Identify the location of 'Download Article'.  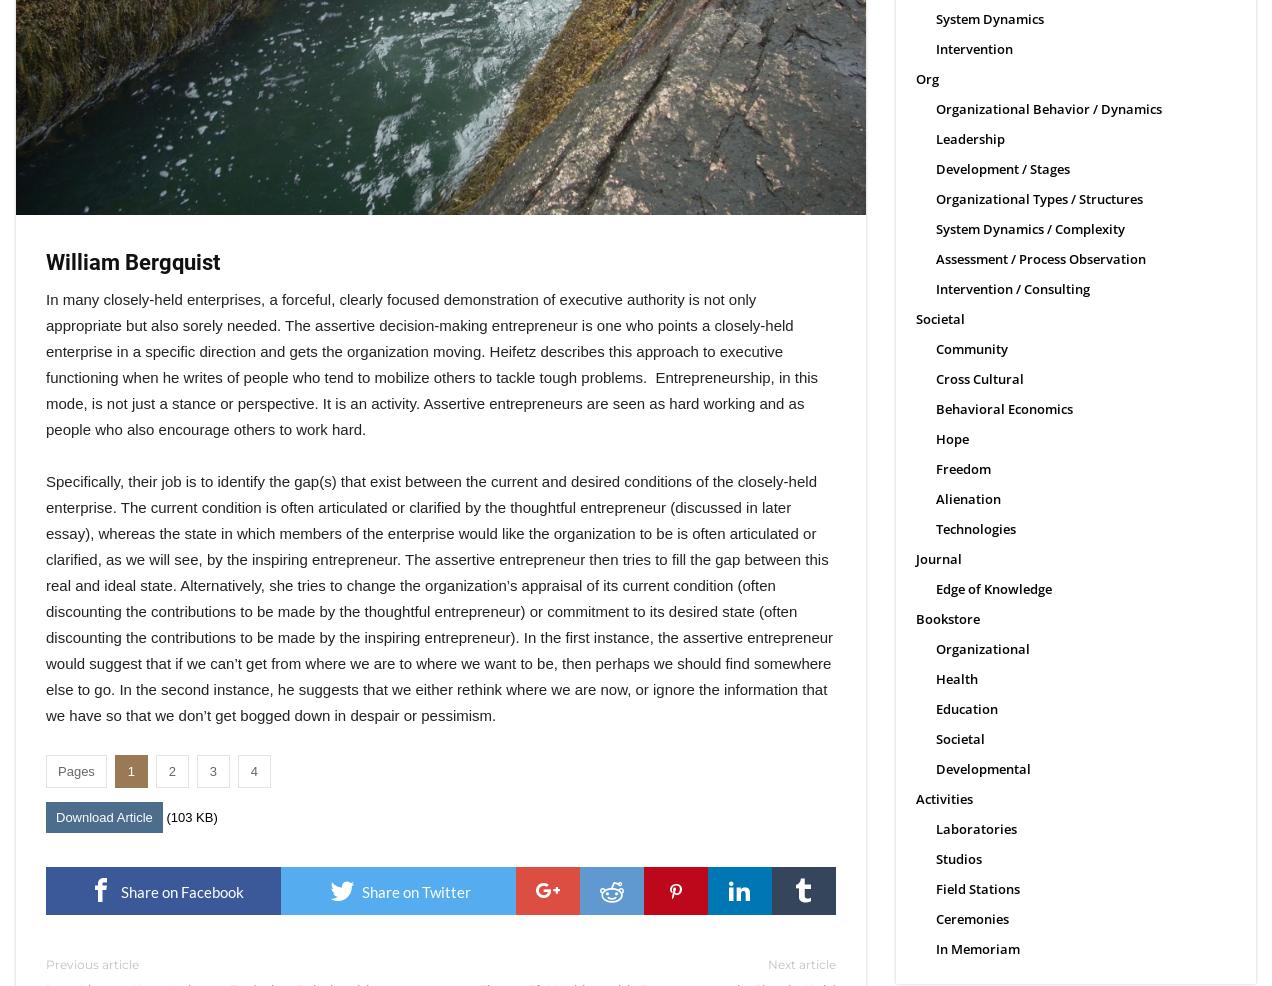
(104, 816).